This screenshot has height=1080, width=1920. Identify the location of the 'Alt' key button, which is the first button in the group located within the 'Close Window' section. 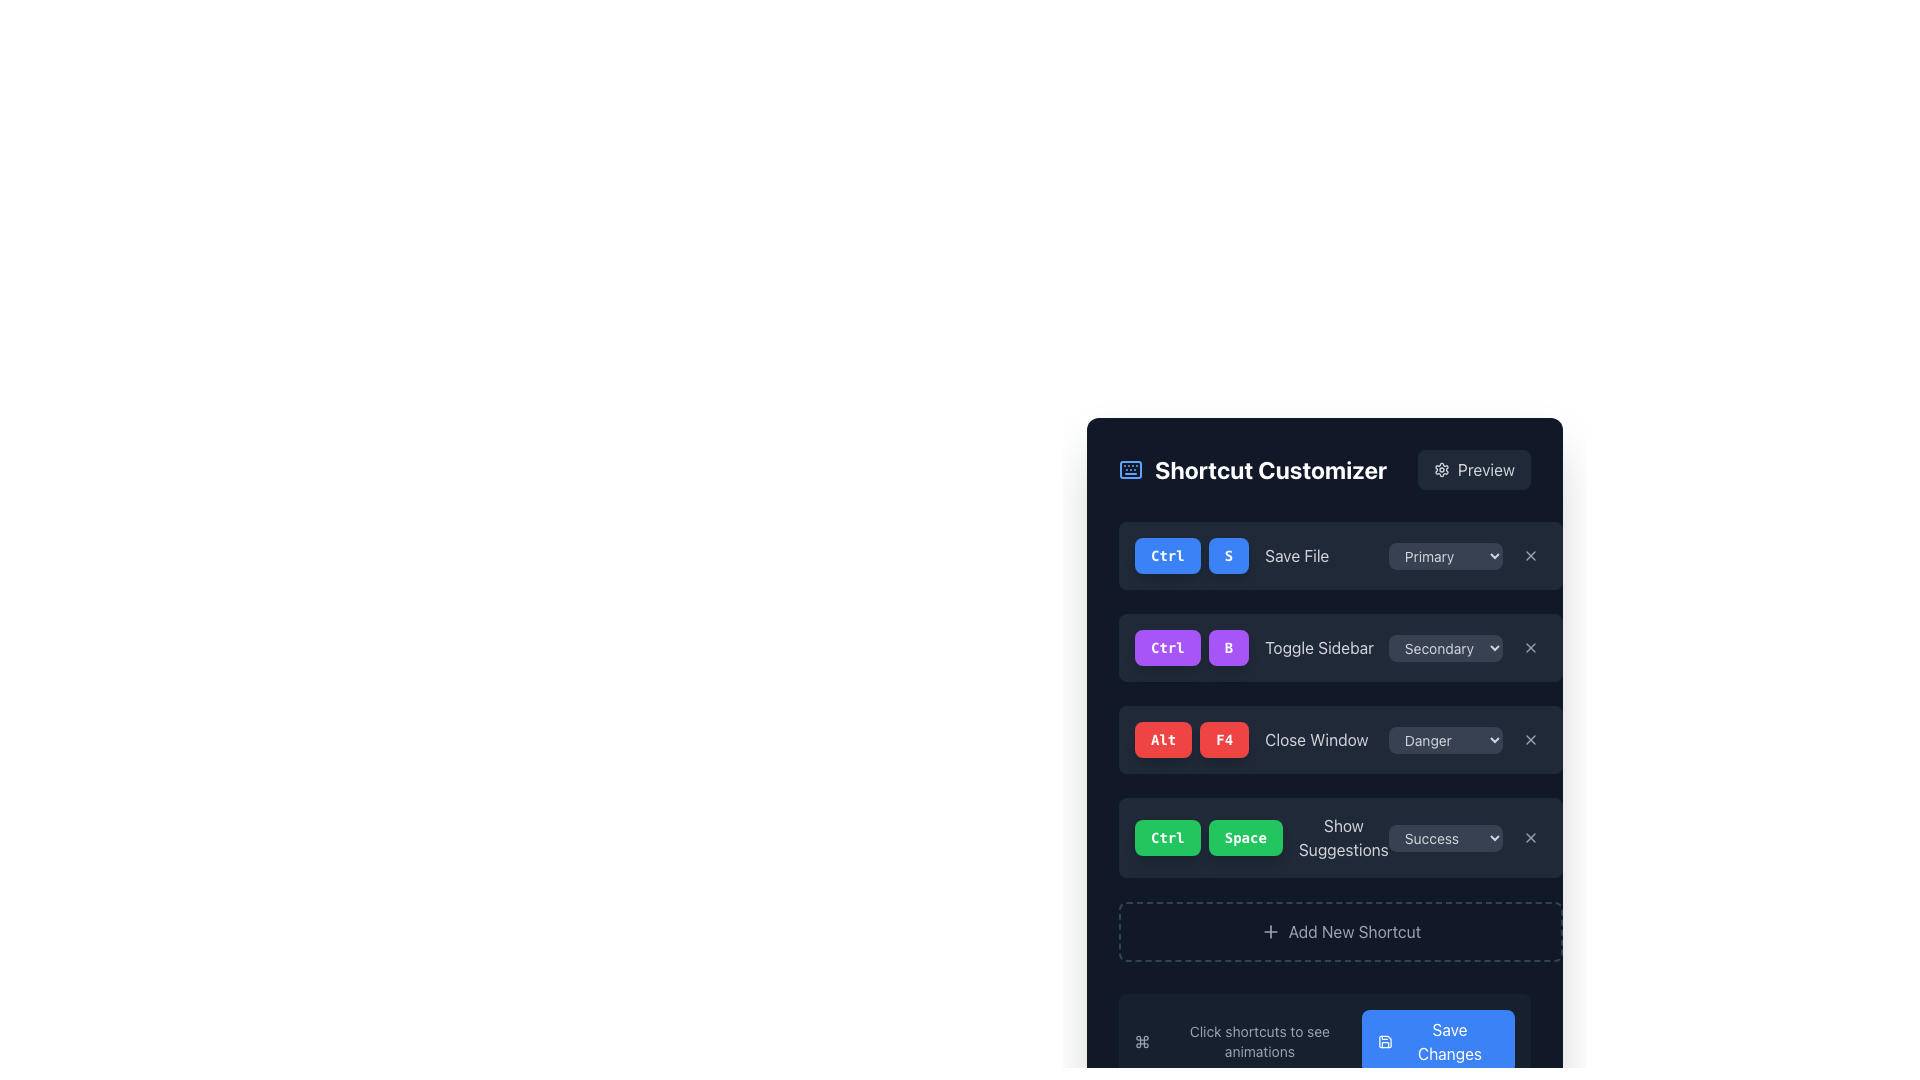
(1163, 740).